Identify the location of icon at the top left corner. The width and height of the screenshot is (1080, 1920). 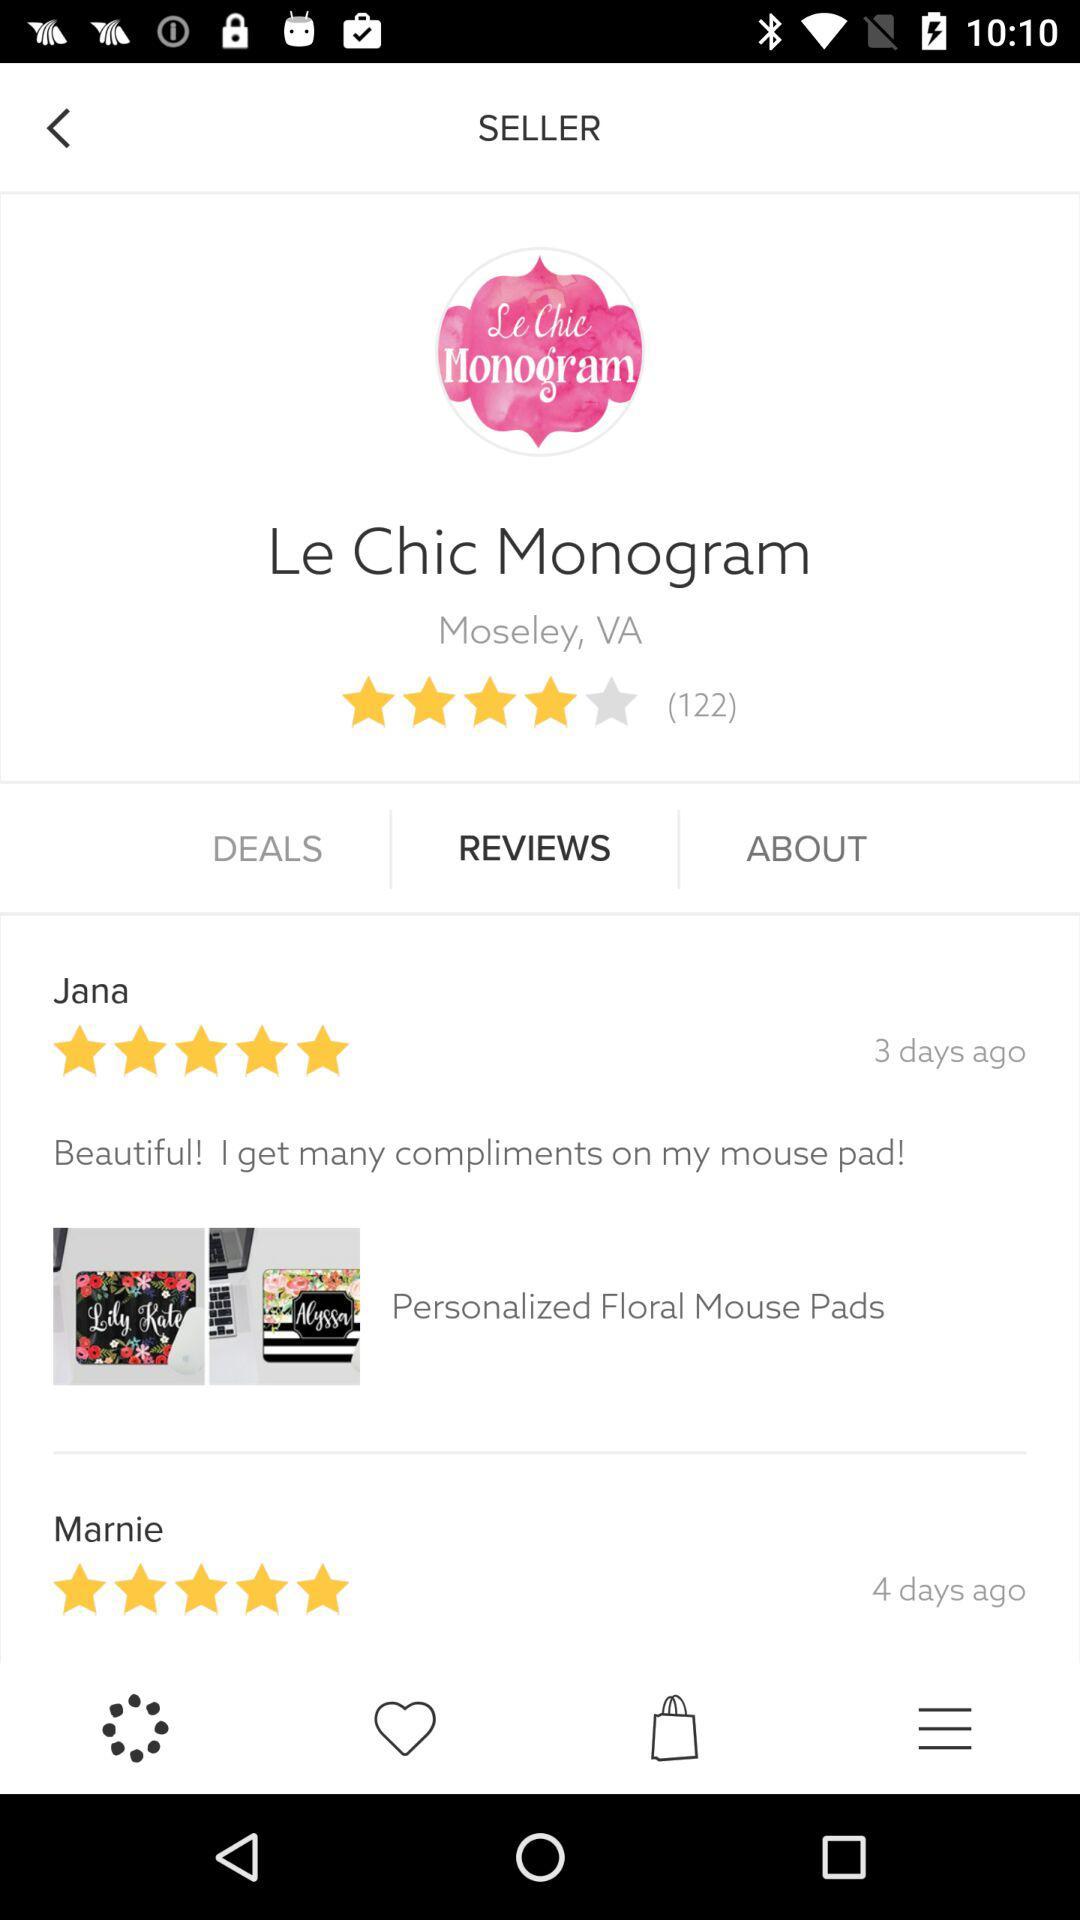
(56, 127).